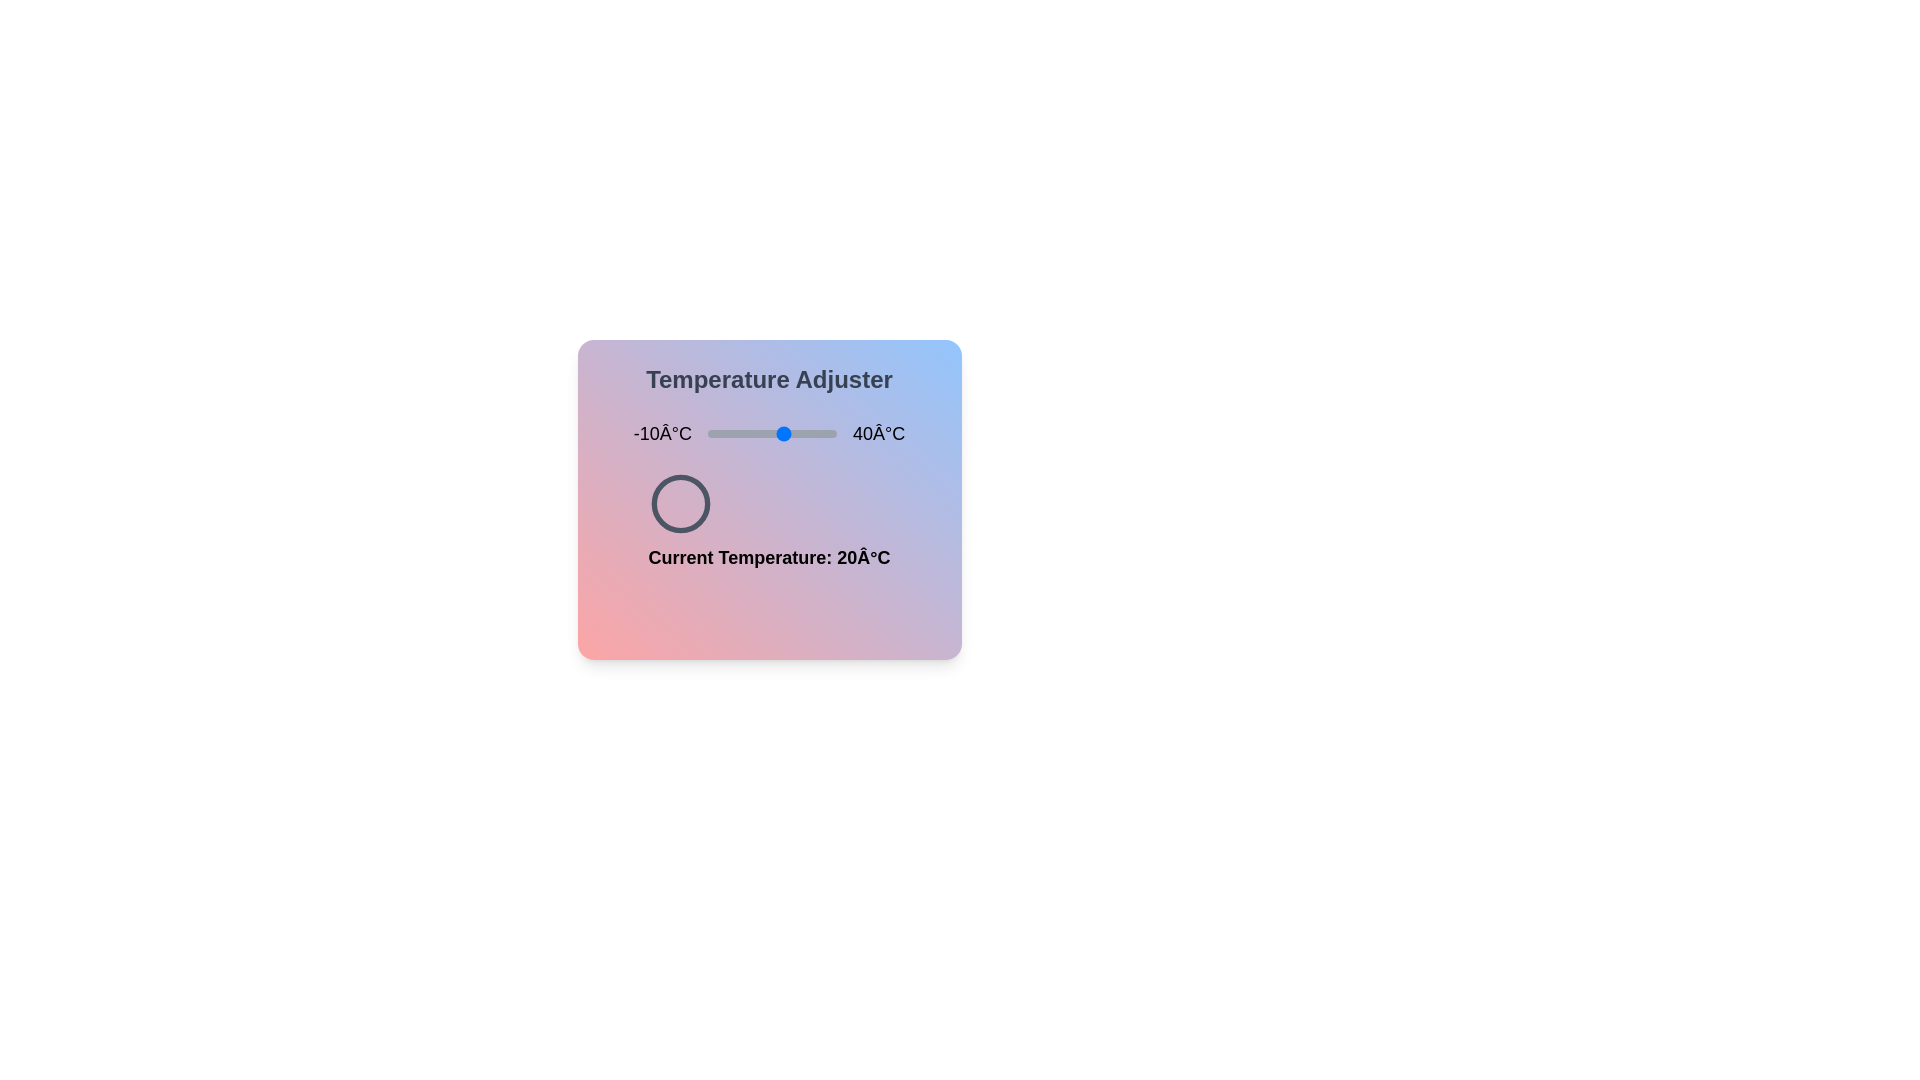  I want to click on the temperature to 5 degrees Celsius using the slider, so click(745, 433).